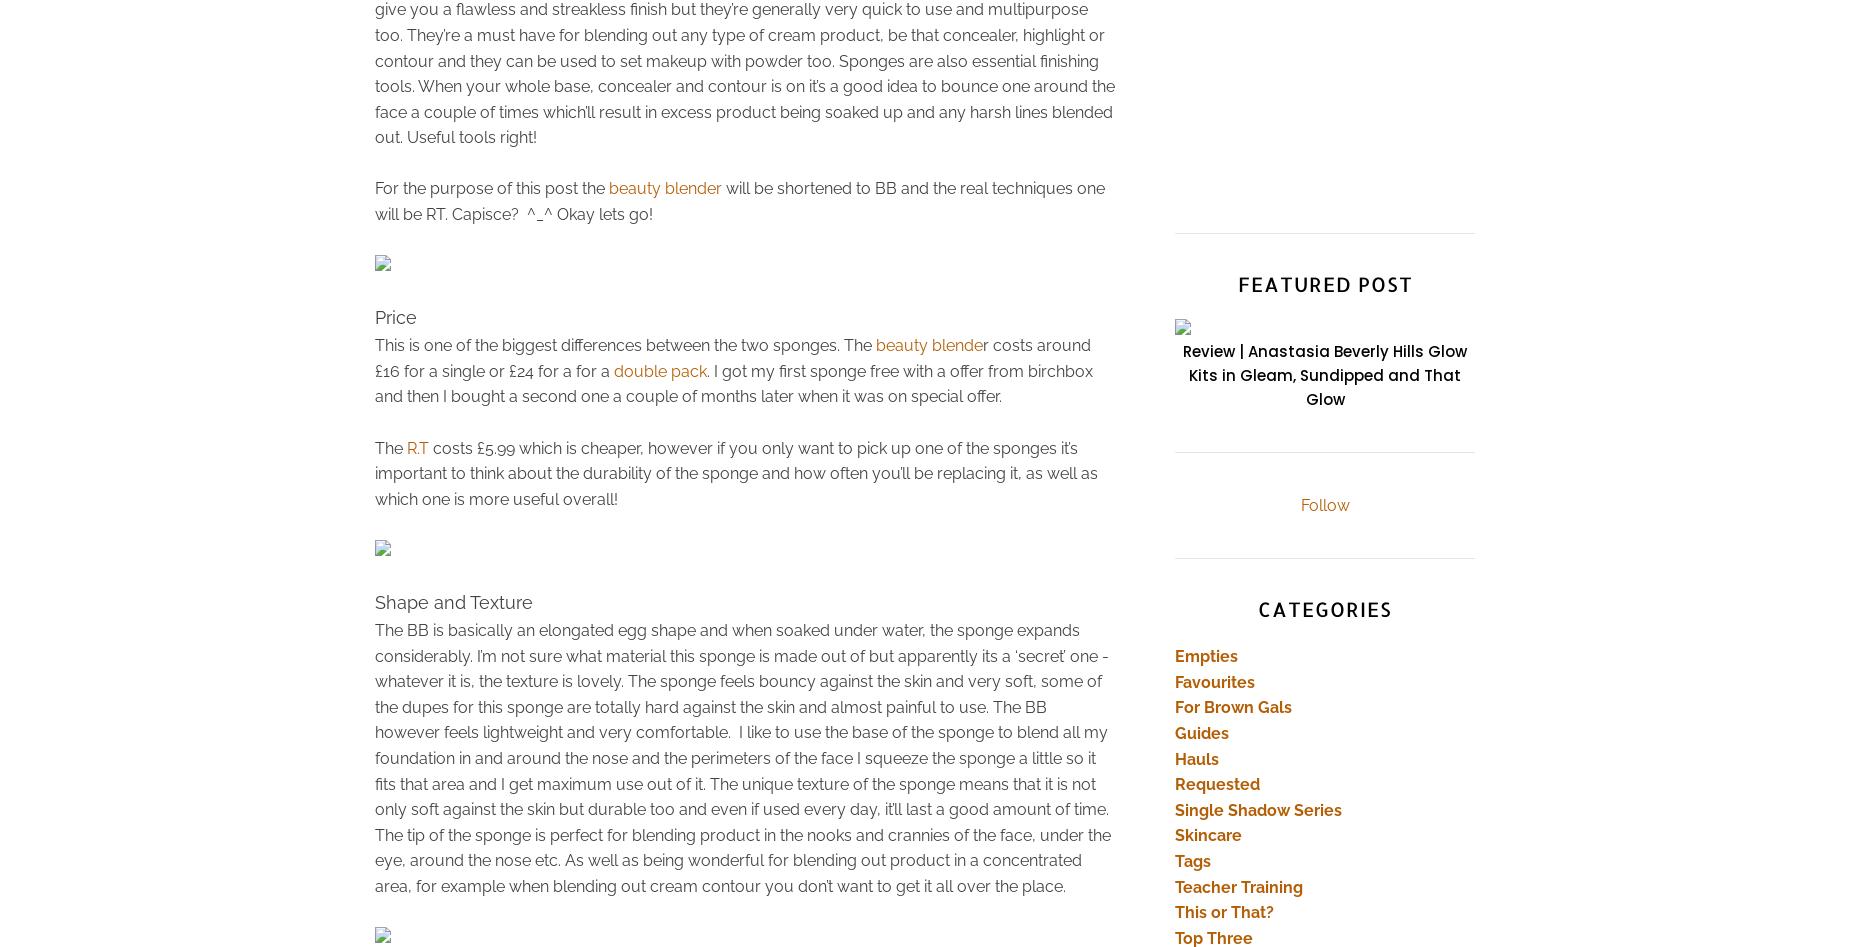 The image size is (1850, 947). What do you see at coordinates (1216, 784) in the screenshot?
I see `'Requested'` at bounding box center [1216, 784].